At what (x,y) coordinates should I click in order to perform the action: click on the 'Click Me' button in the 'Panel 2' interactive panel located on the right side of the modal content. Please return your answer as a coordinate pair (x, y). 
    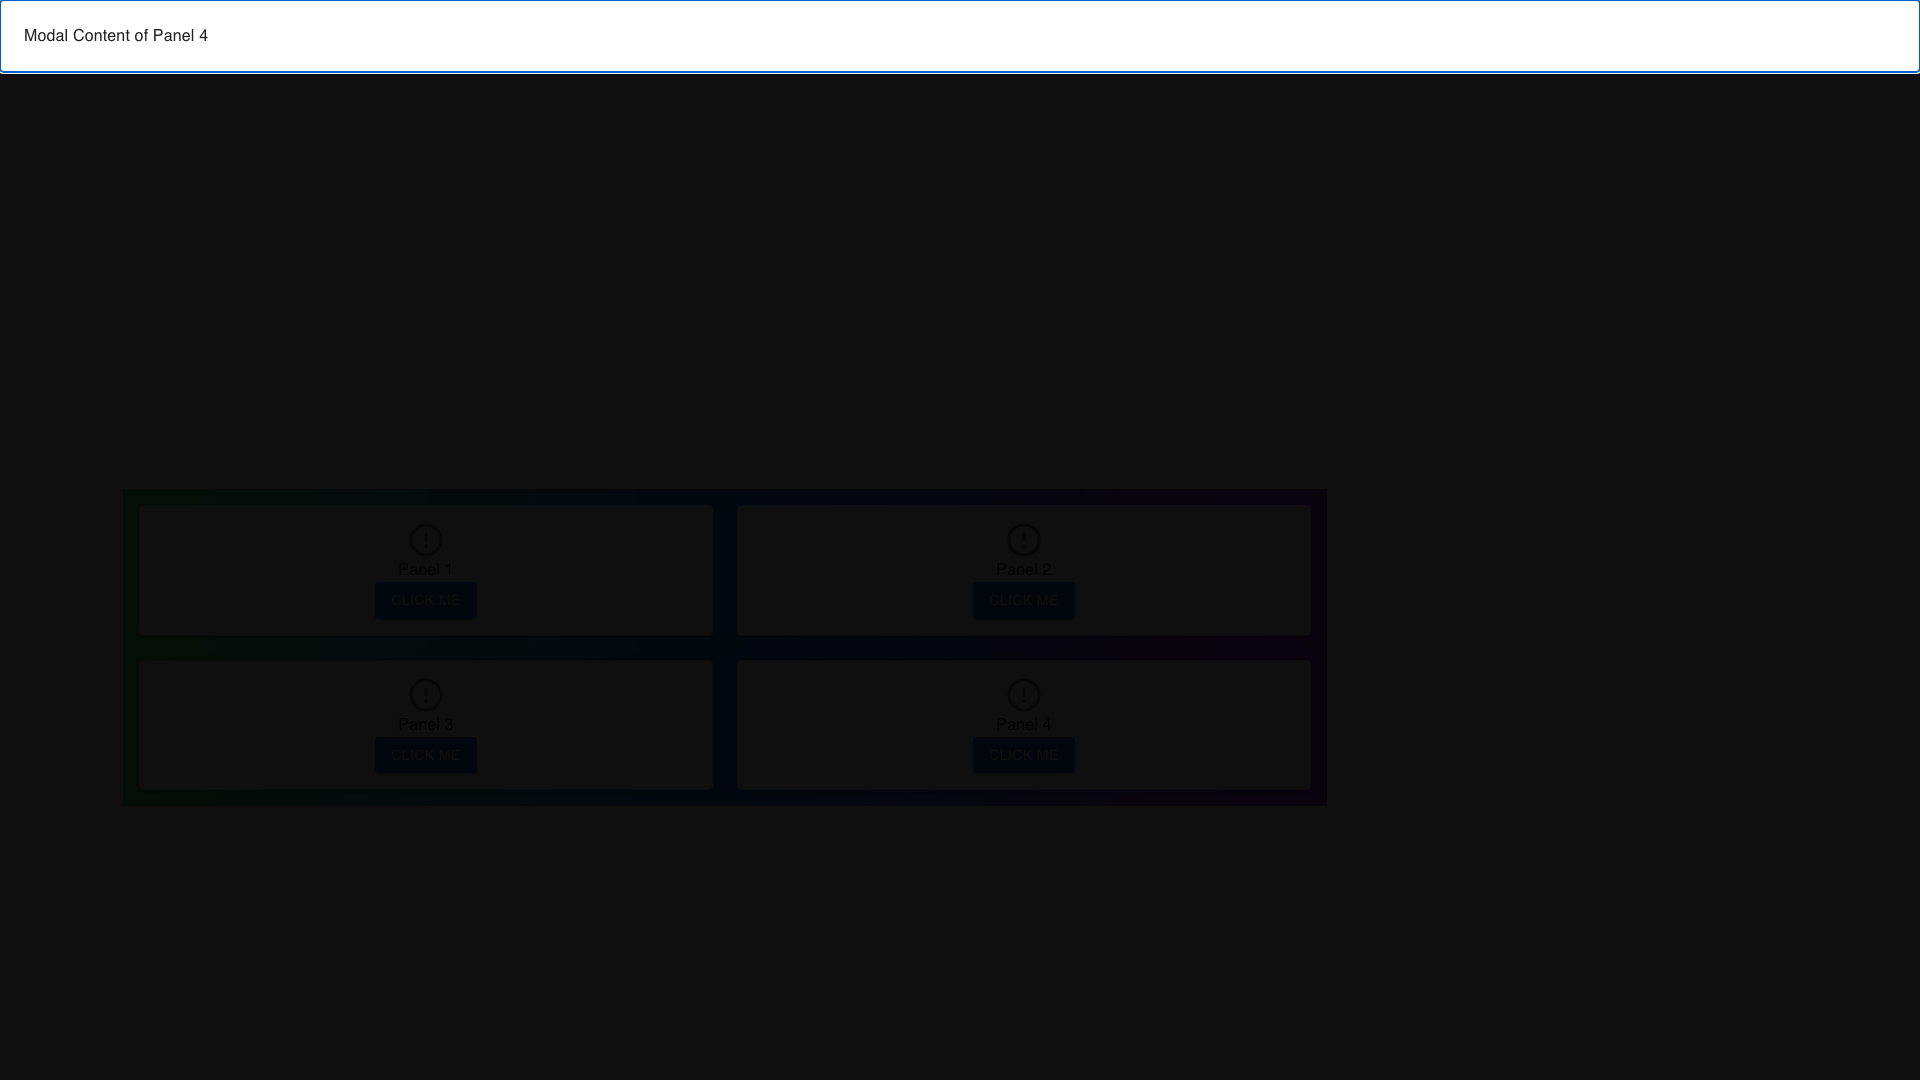
    Looking at the image, I should click on (1023, 570).